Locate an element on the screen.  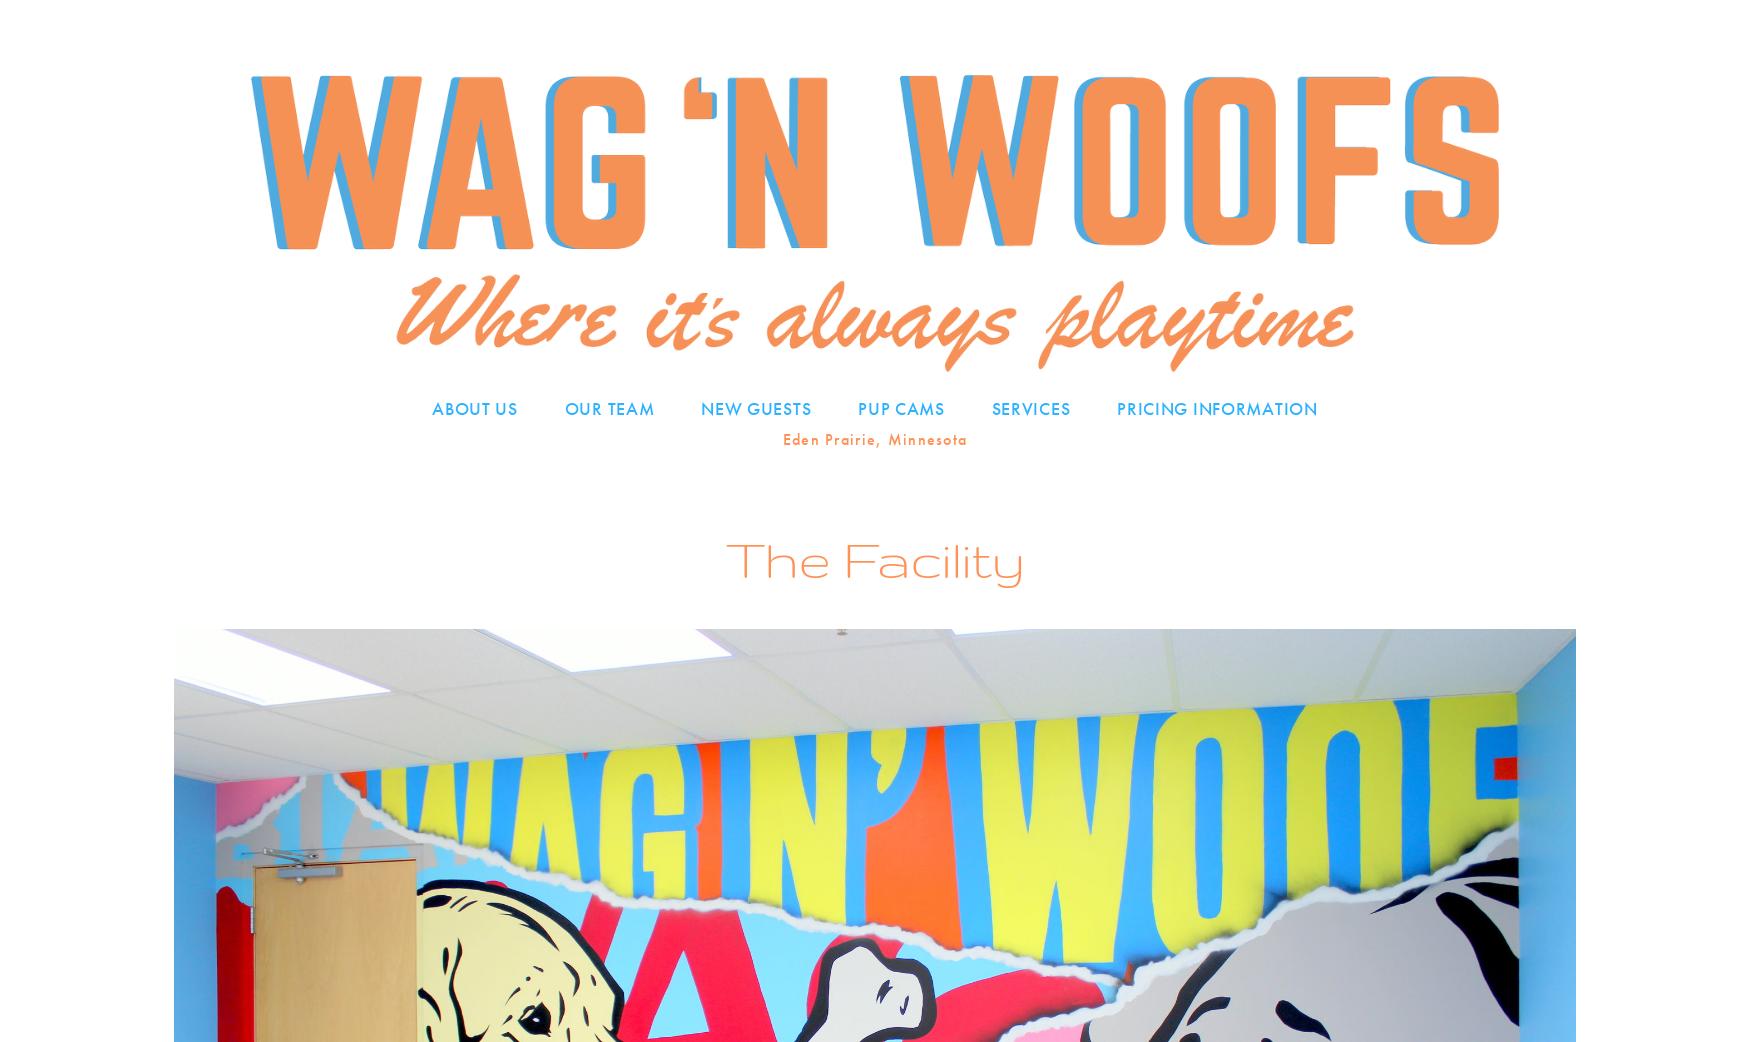
'Things to Know' is located at coordinates (777, 487).